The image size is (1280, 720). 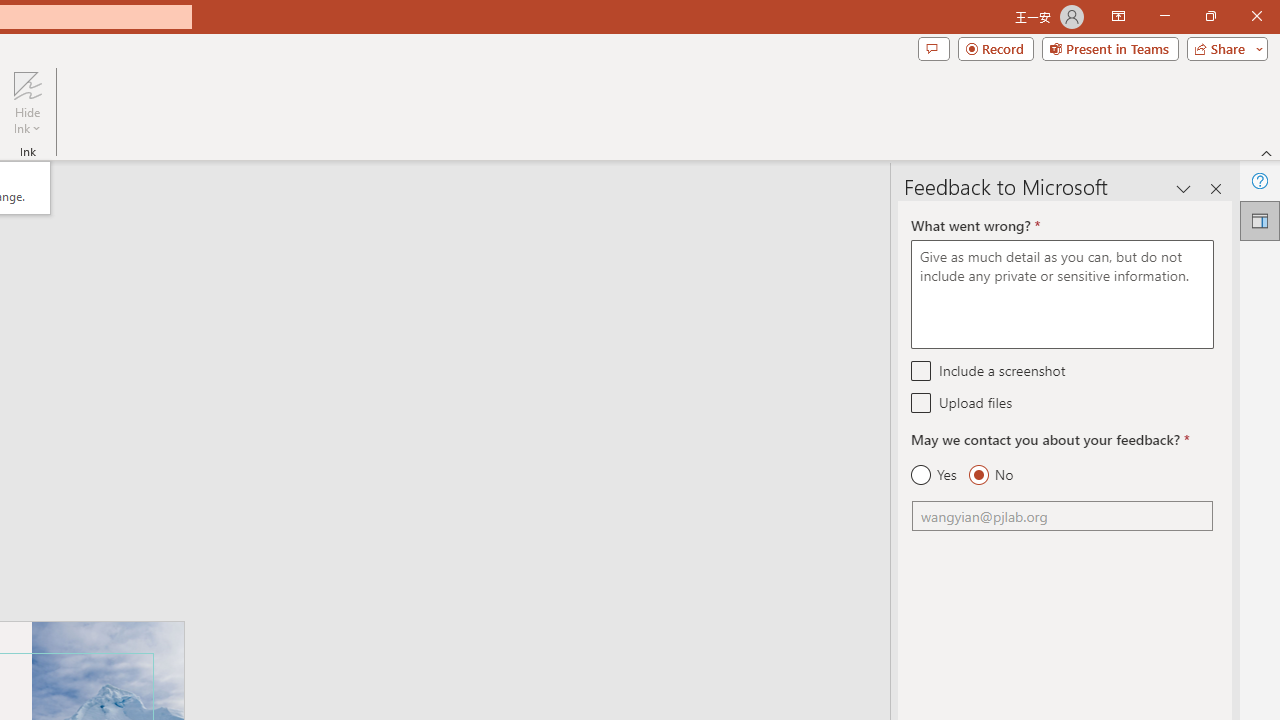 I want to click on 'Include a screenshot', so click(x=920, y=370).